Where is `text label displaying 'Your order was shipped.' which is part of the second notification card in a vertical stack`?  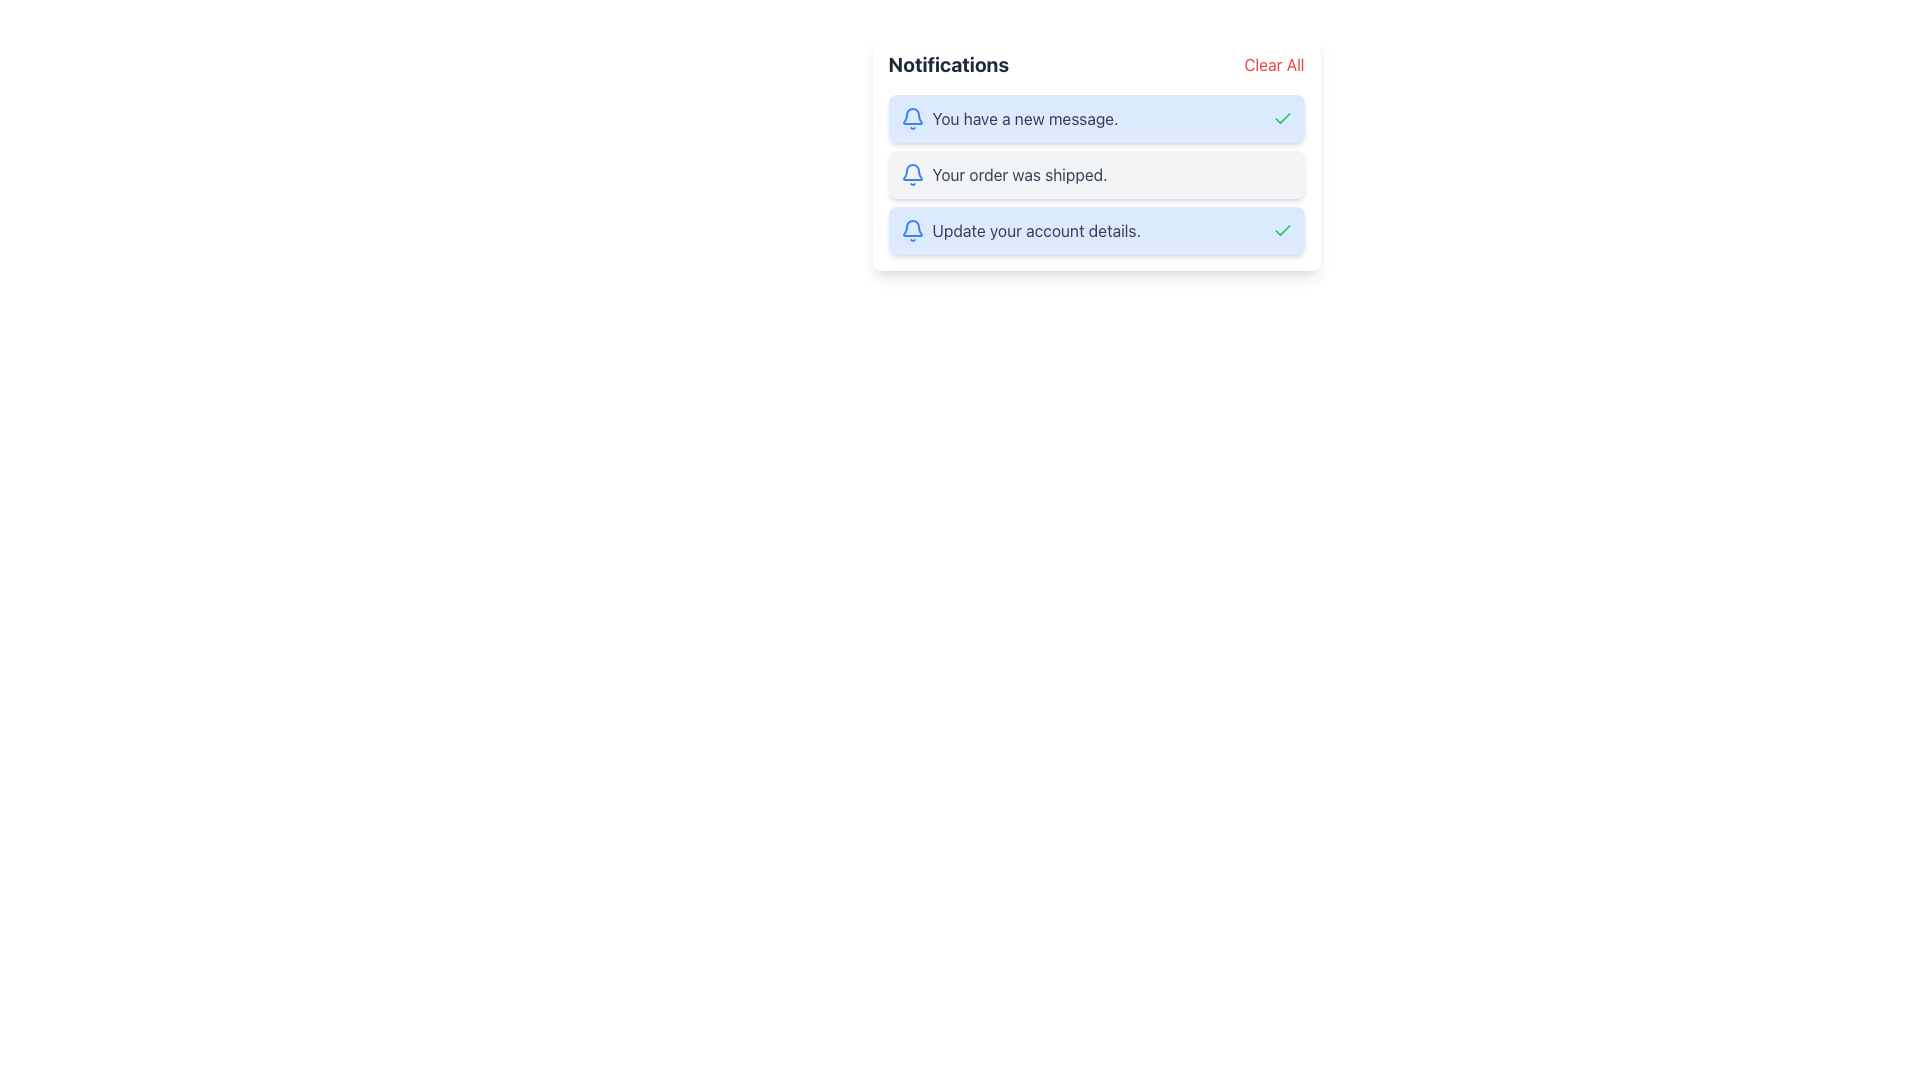 text label displaying 'Your order was shipped.' which is part of the second notification card in a vertical stack is located at coordinates (1020, 173).